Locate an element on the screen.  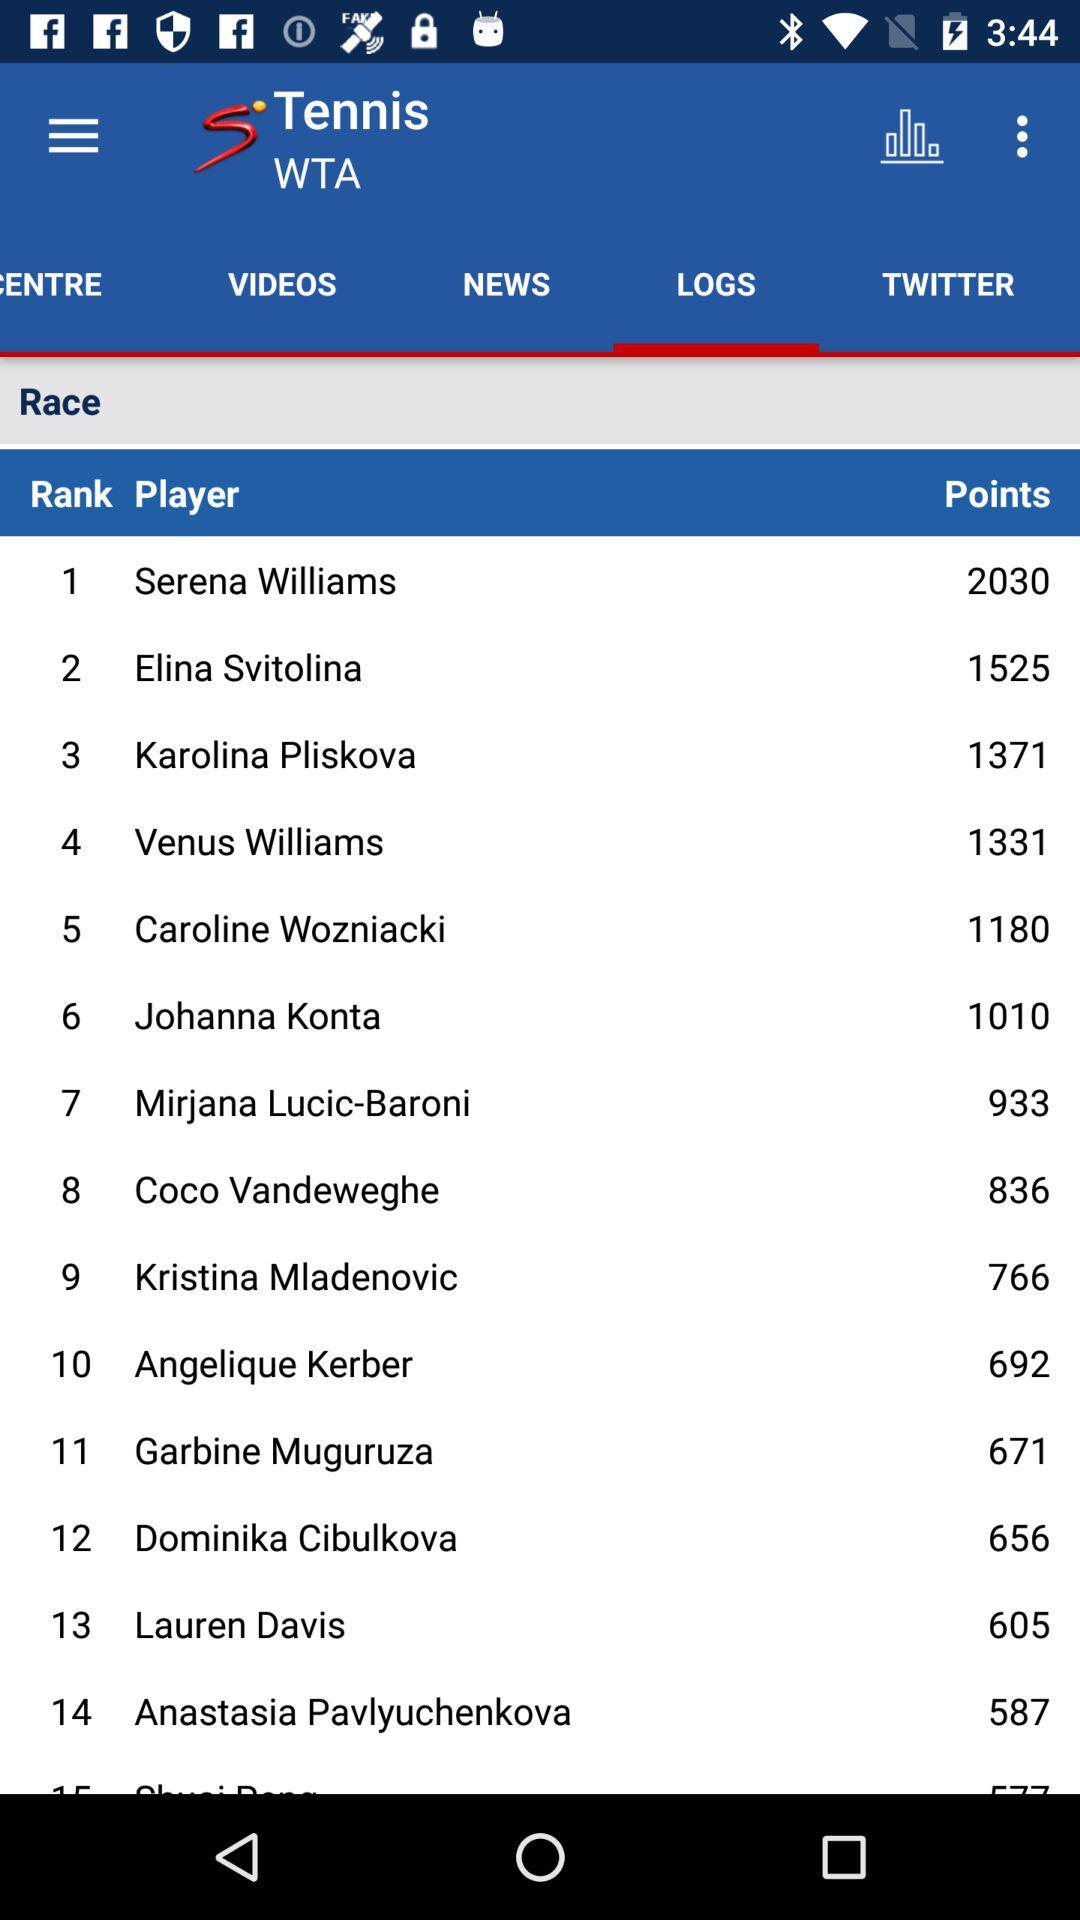
dashboard is located at coordinates (72, 135).